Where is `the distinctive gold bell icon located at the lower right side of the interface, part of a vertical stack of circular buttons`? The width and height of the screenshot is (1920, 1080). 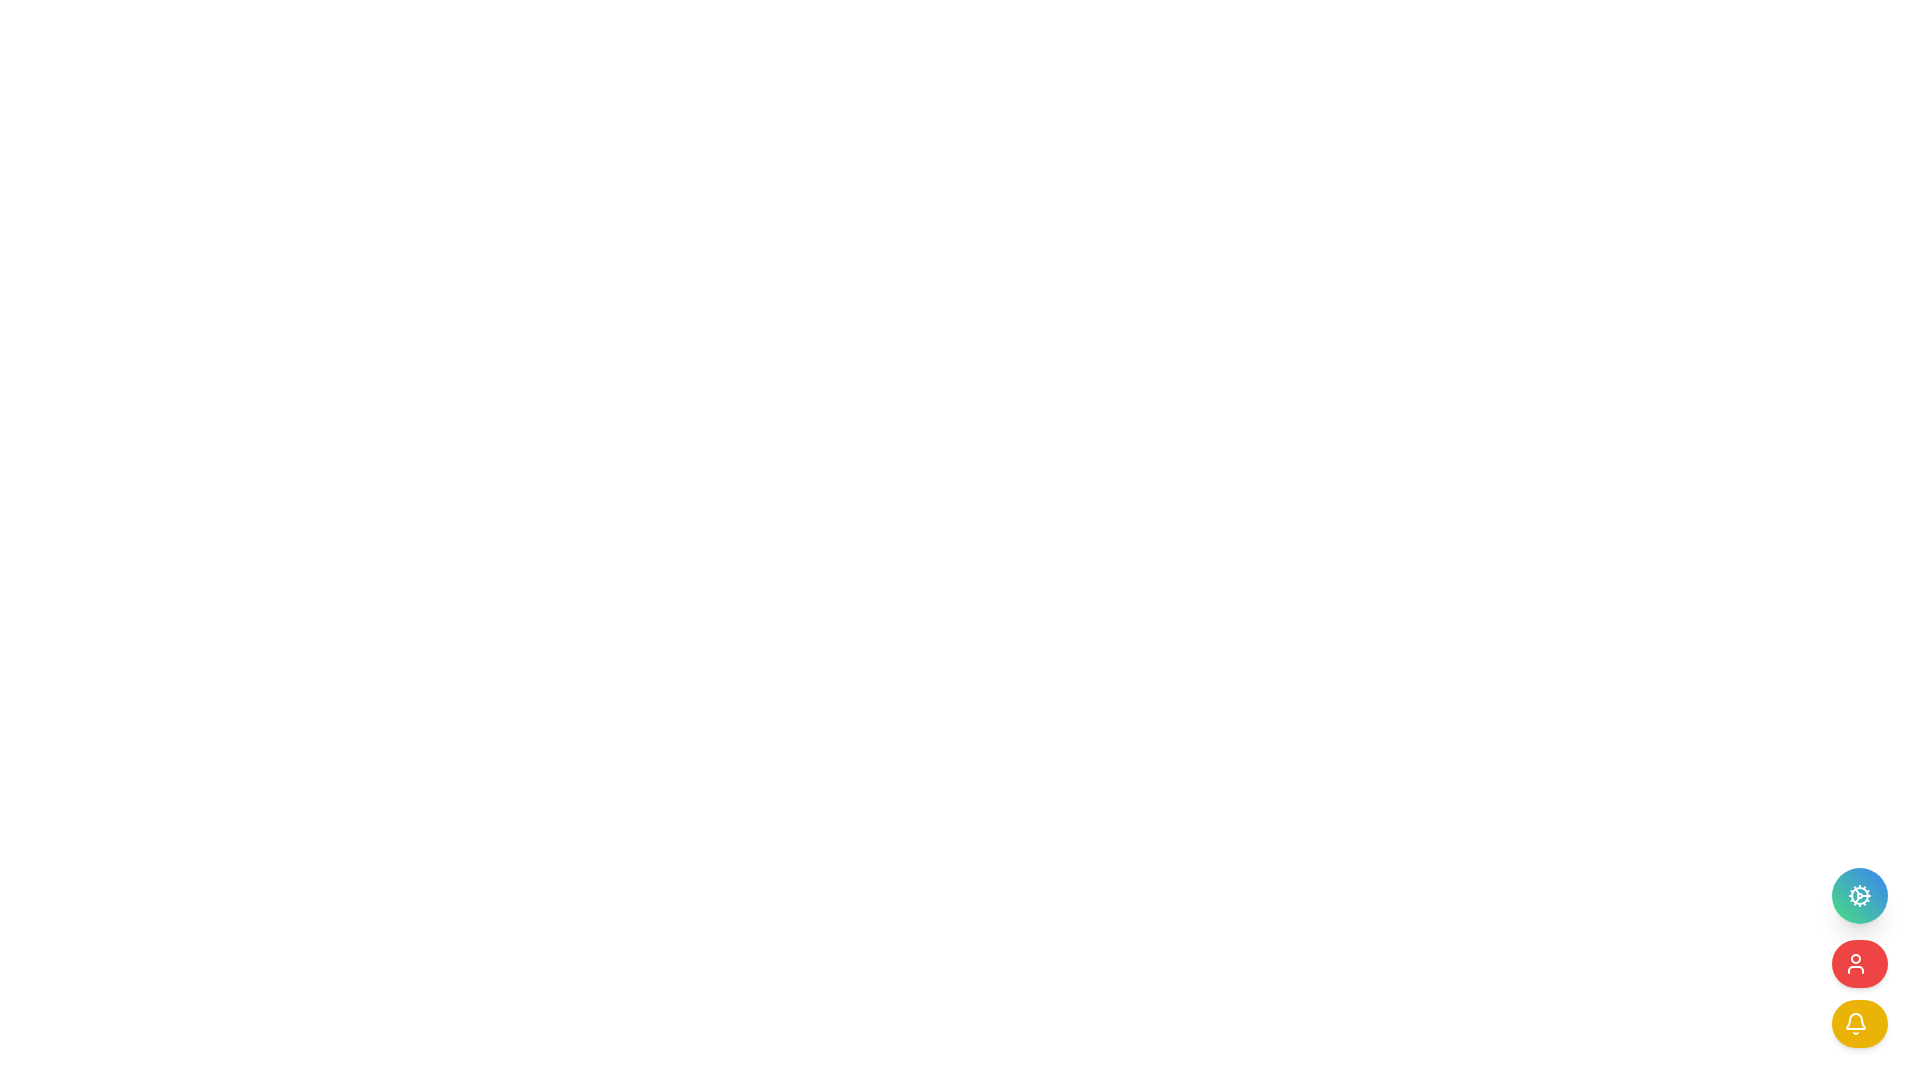
the distinctive gold bell icon located at the lower right side of the interface, part of a vertical stack of circular buttons is located at coordinates (1855, 1021).